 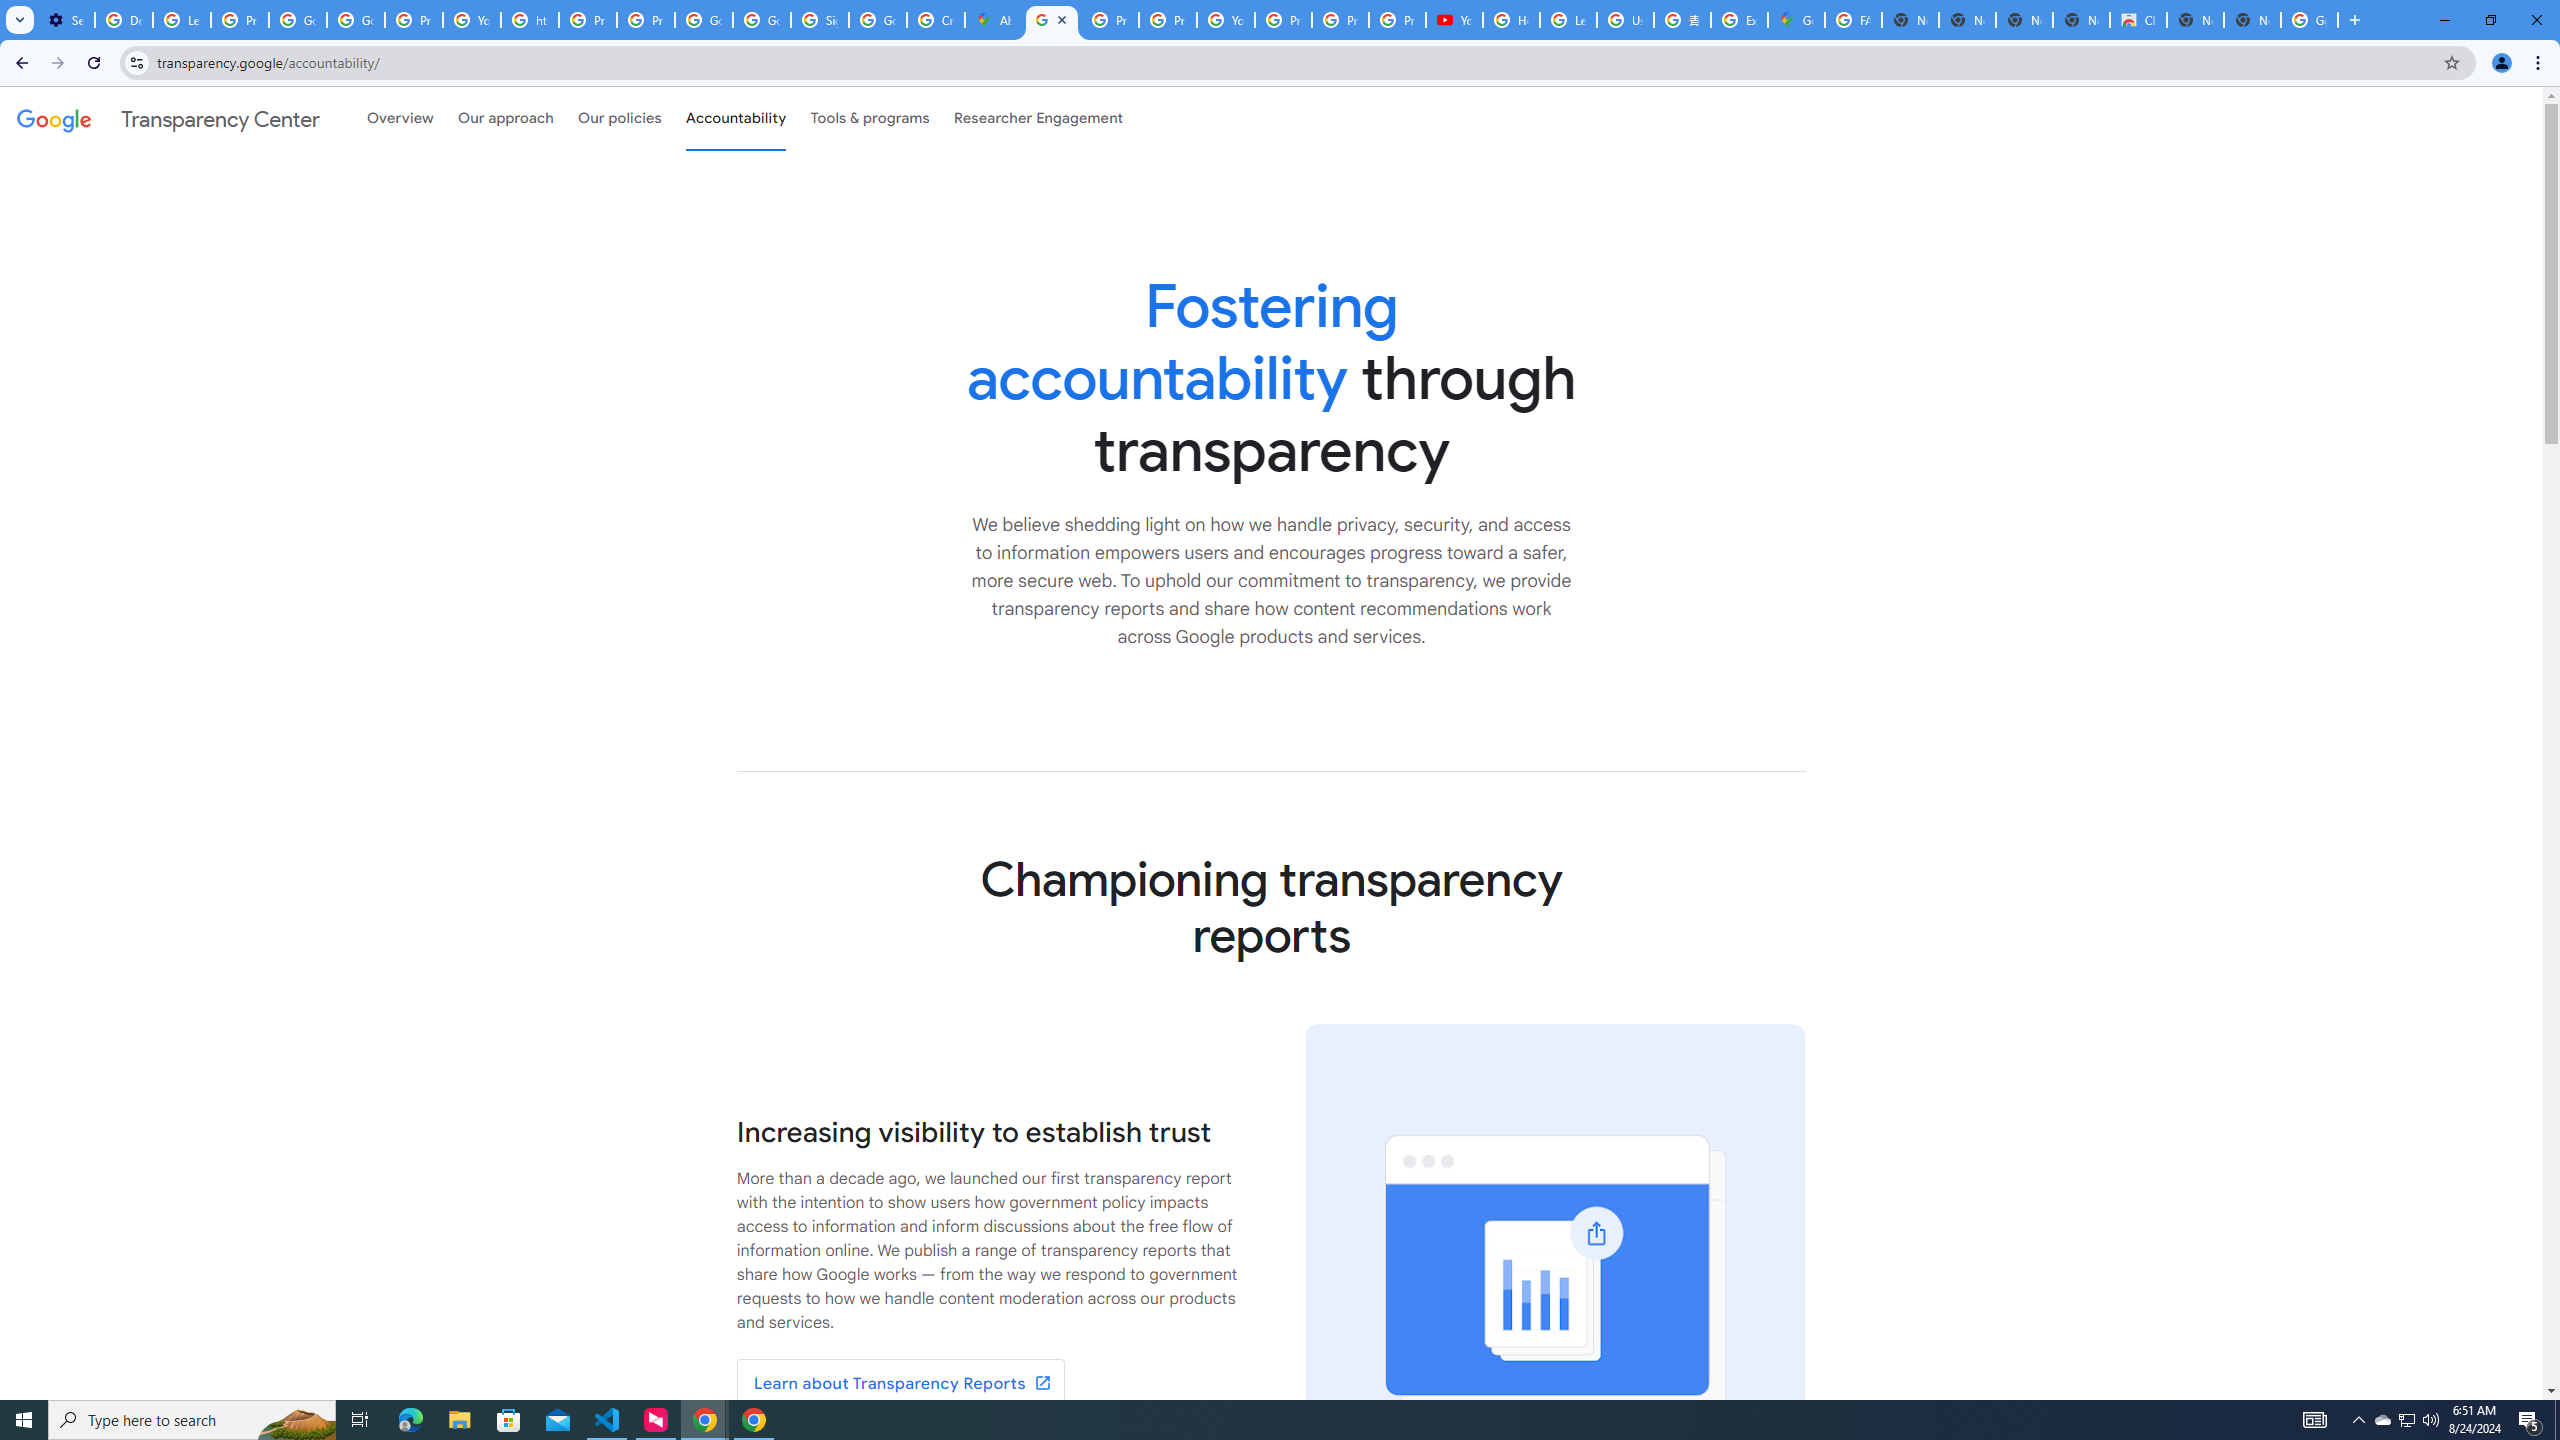 I want to click on 'Create your Google Account', so click(x=934, y=19).